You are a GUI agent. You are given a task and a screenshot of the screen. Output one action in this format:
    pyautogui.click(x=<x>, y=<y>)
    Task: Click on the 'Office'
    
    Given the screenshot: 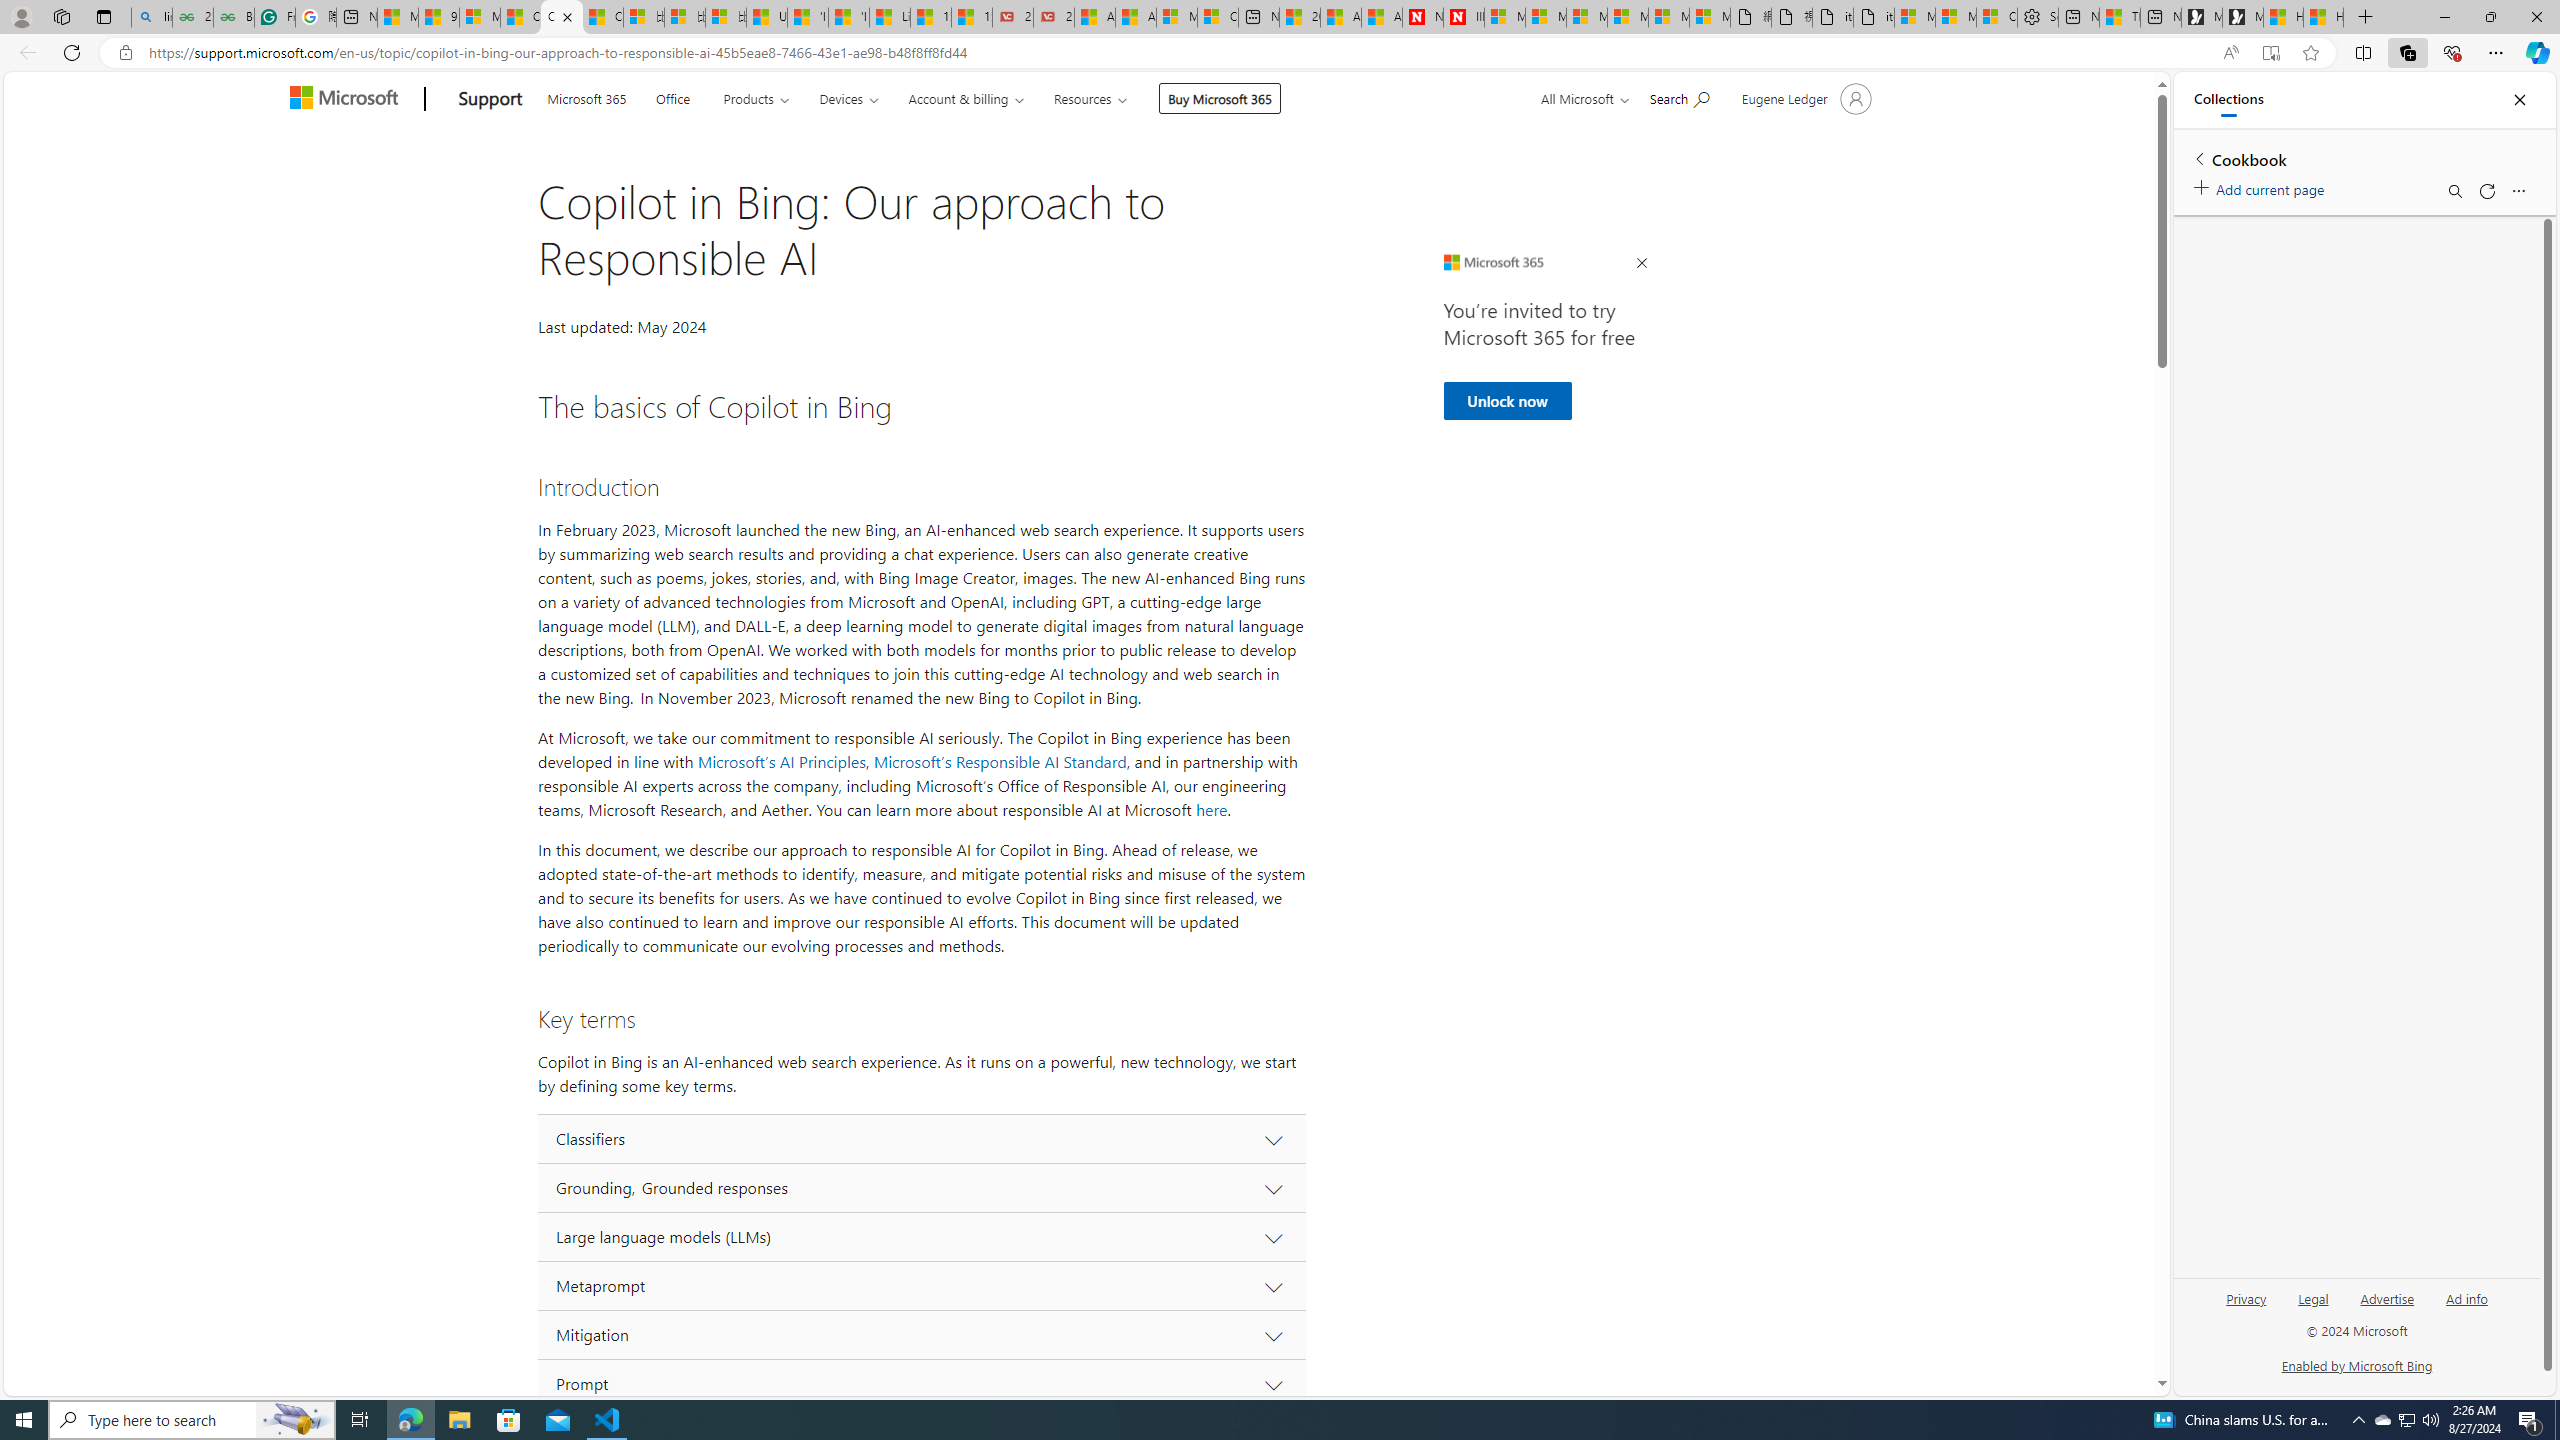 What is the action you would take?
    pyautogui.click(x=672, y=95)
    